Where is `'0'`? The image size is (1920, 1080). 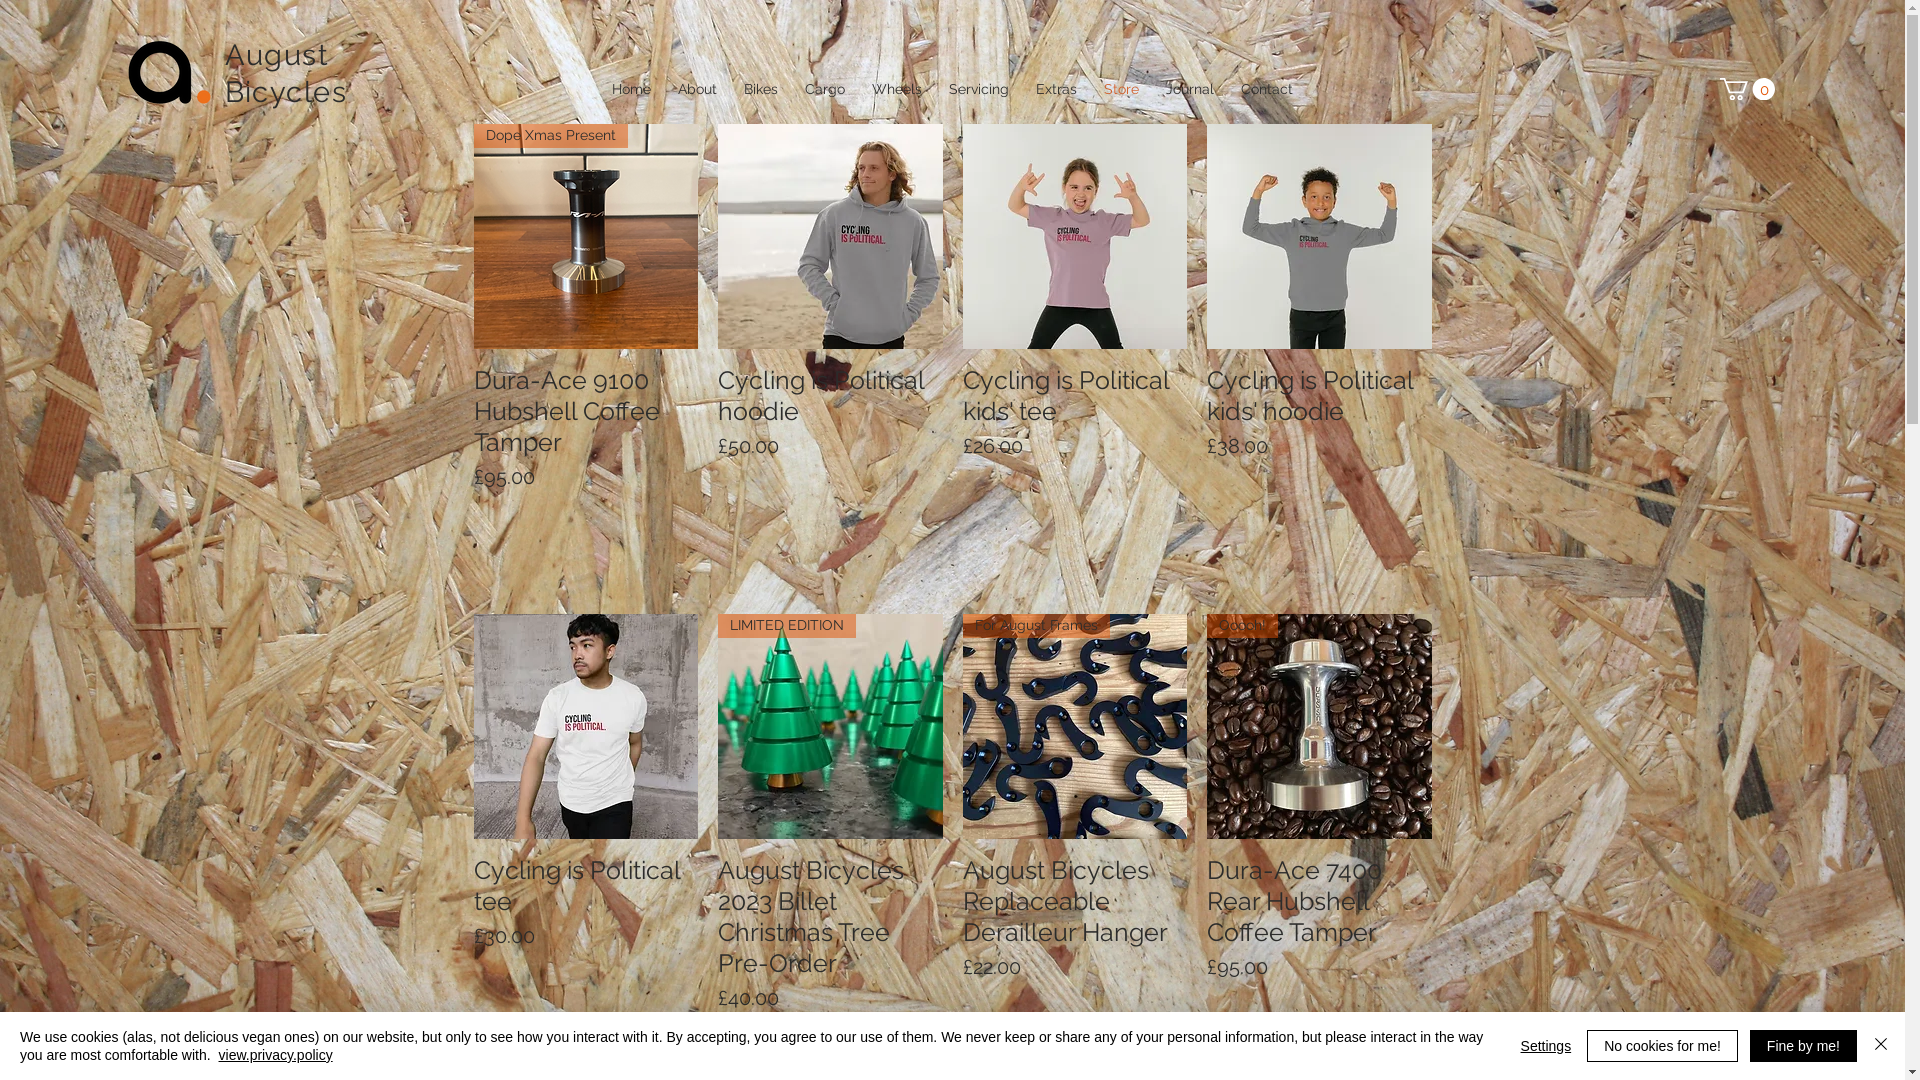 '0' is located at coordinates (1718, 87).